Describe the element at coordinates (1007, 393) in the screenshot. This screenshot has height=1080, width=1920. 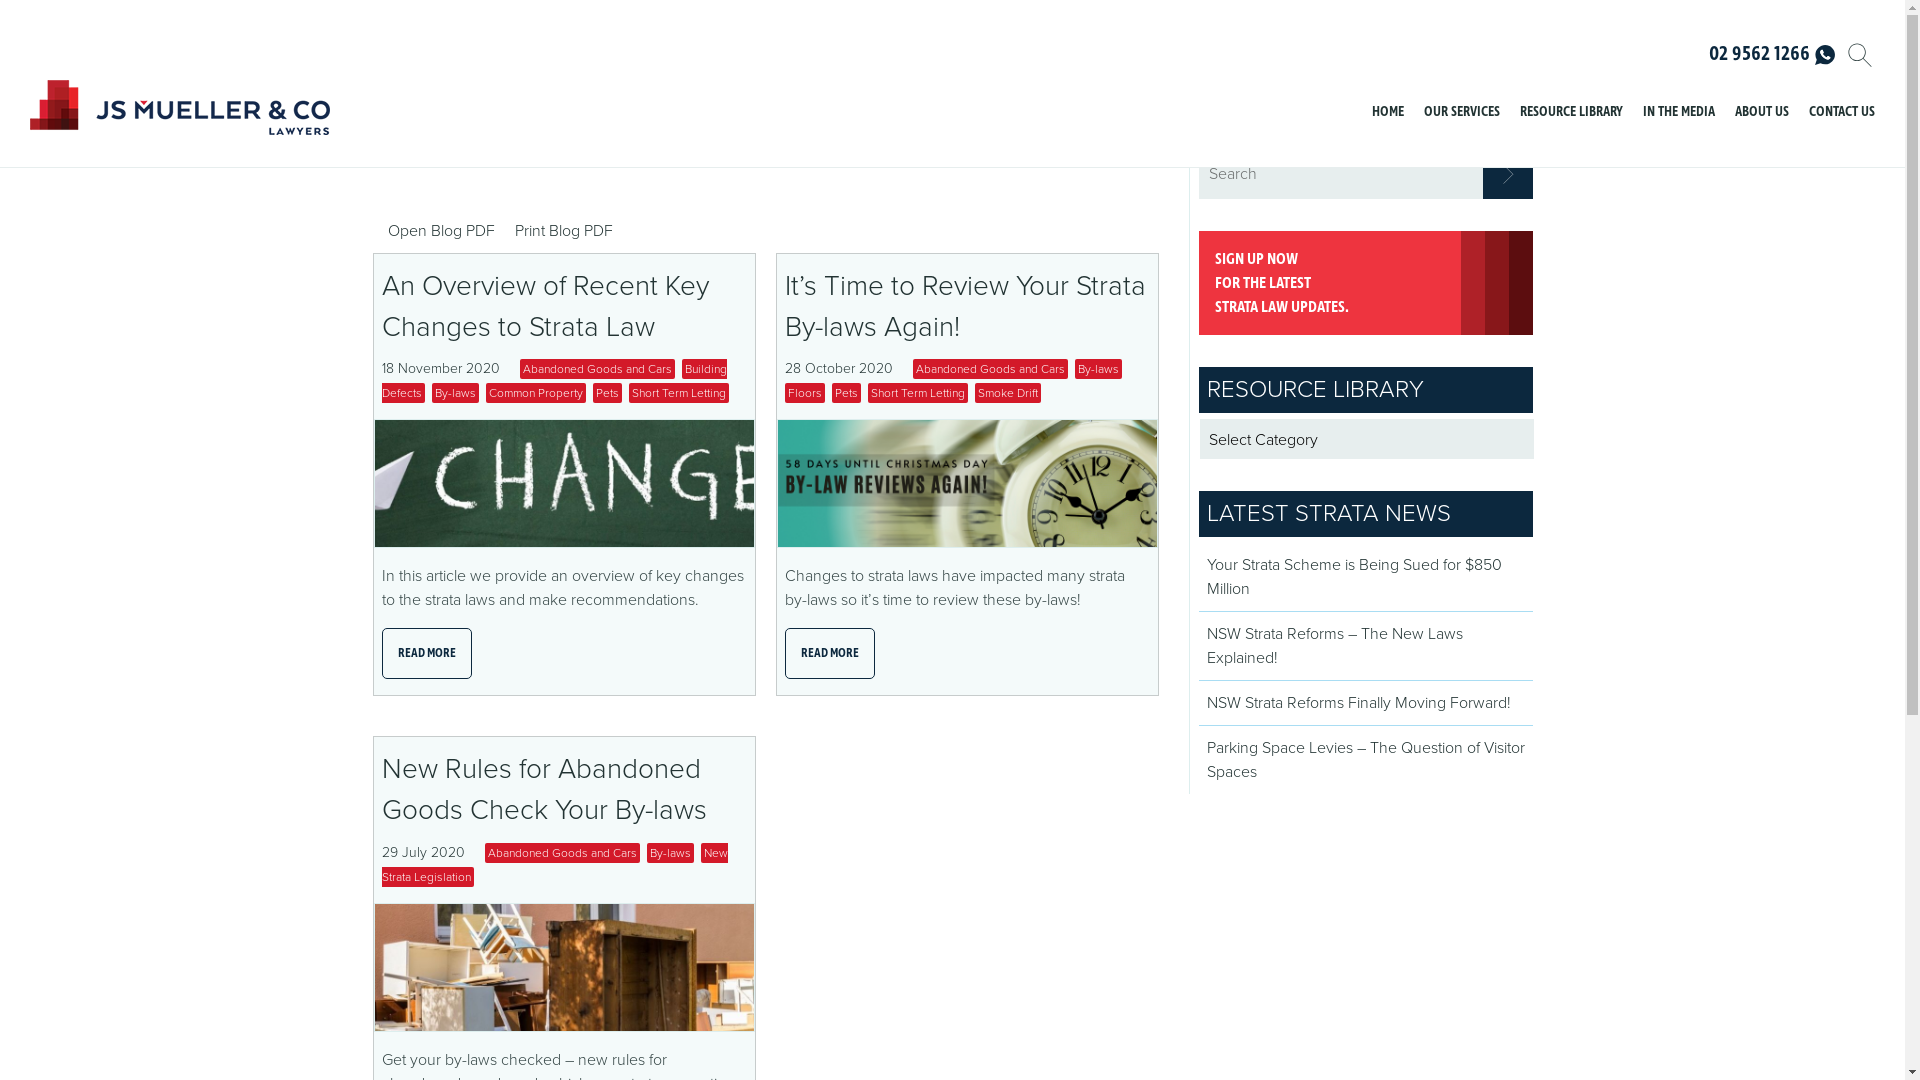
I see `'Smoke Drift'` at that location.